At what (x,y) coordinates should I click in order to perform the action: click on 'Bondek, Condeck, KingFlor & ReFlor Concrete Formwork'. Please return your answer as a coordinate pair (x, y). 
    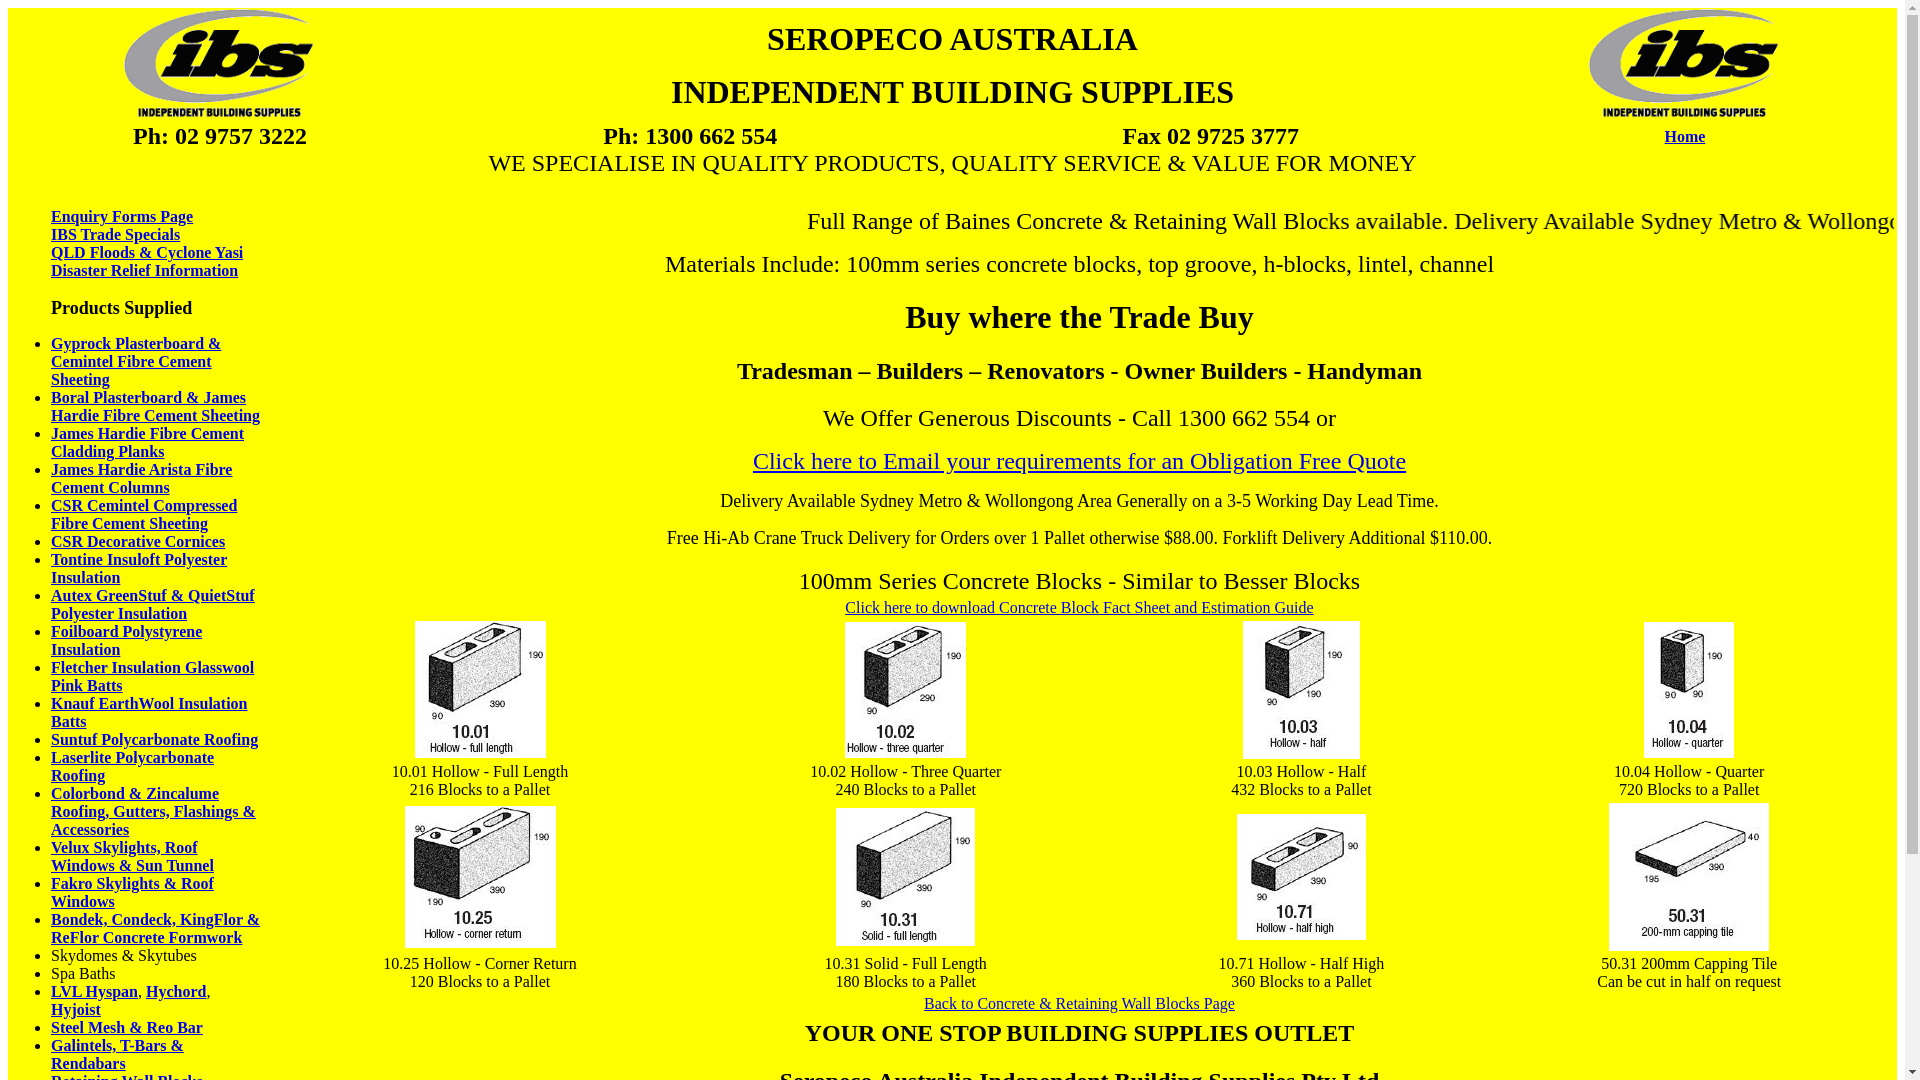
    Looking at the image, I should click on (154, 928).